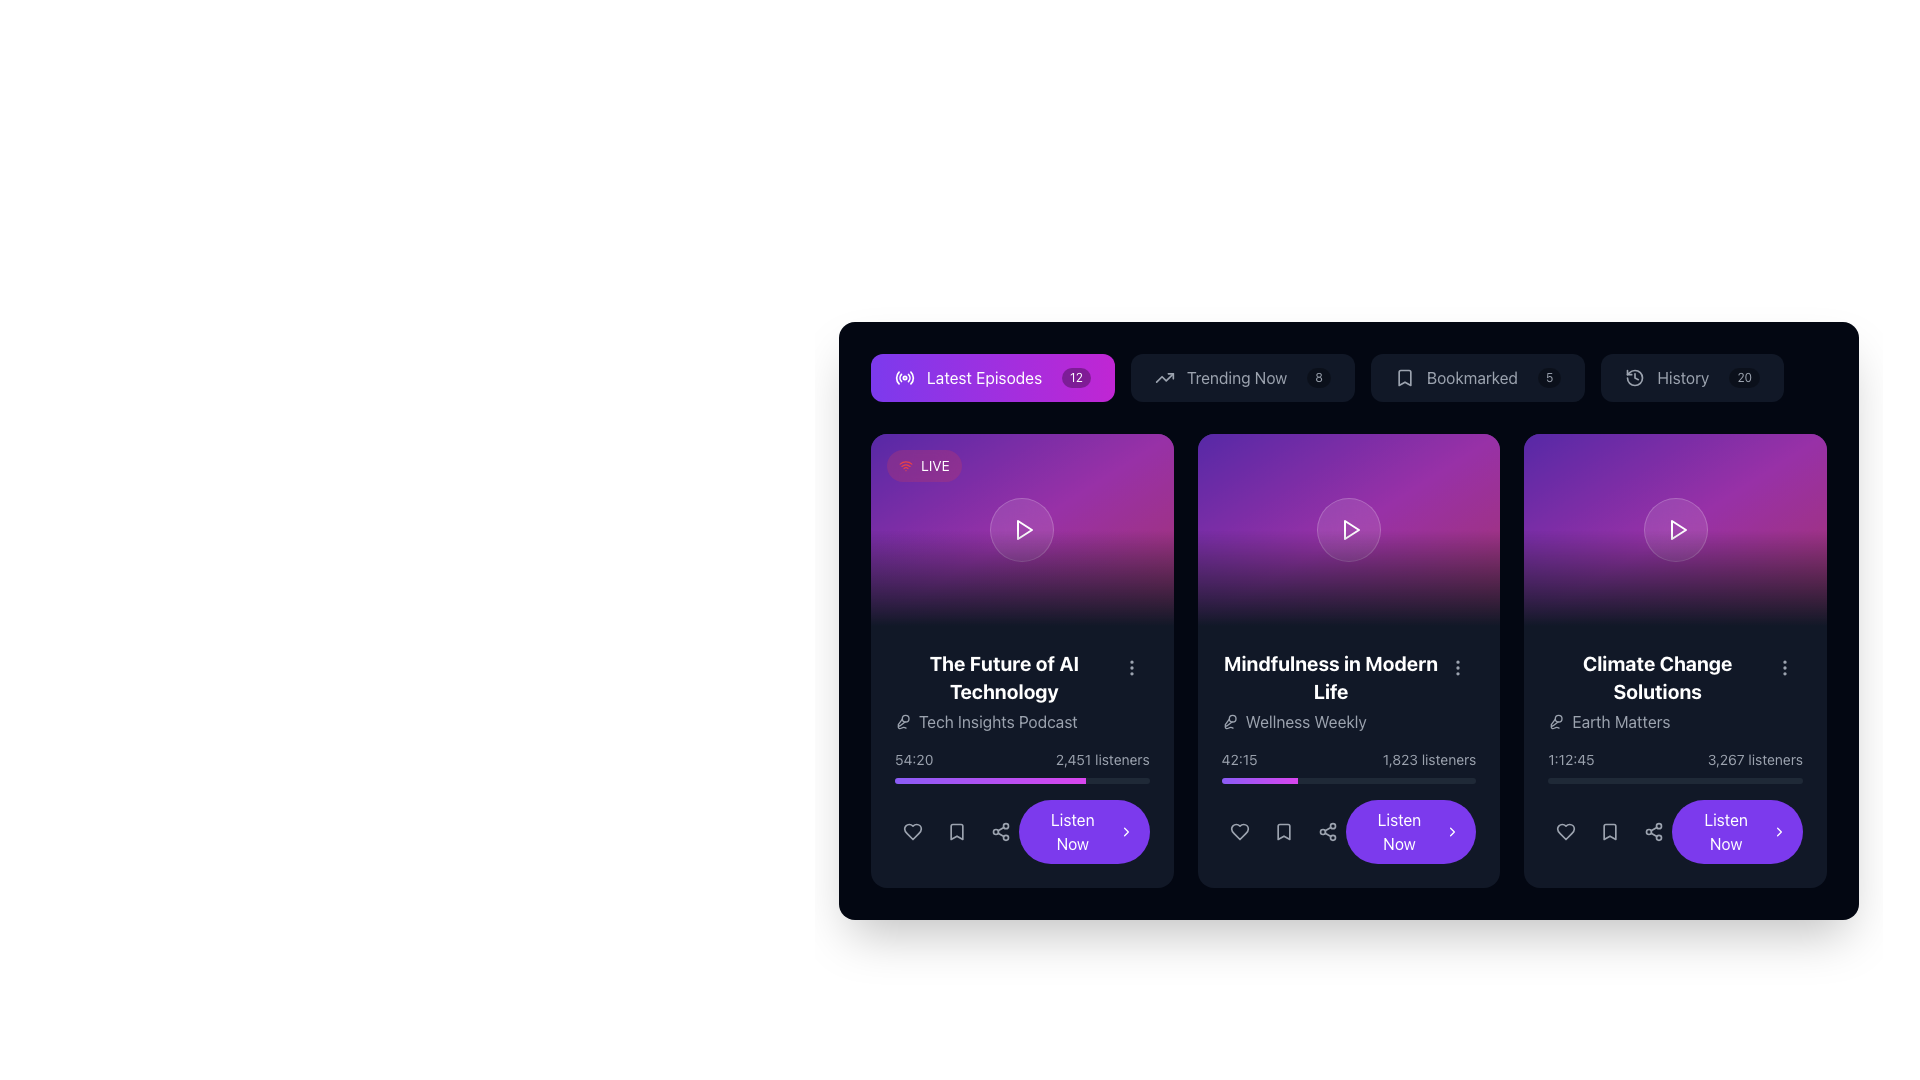 The height and width of the screenshot is (1080, 1920). I want to click on the 'Listen Now' button with rounded shape and purple background, so click(1022, 805).